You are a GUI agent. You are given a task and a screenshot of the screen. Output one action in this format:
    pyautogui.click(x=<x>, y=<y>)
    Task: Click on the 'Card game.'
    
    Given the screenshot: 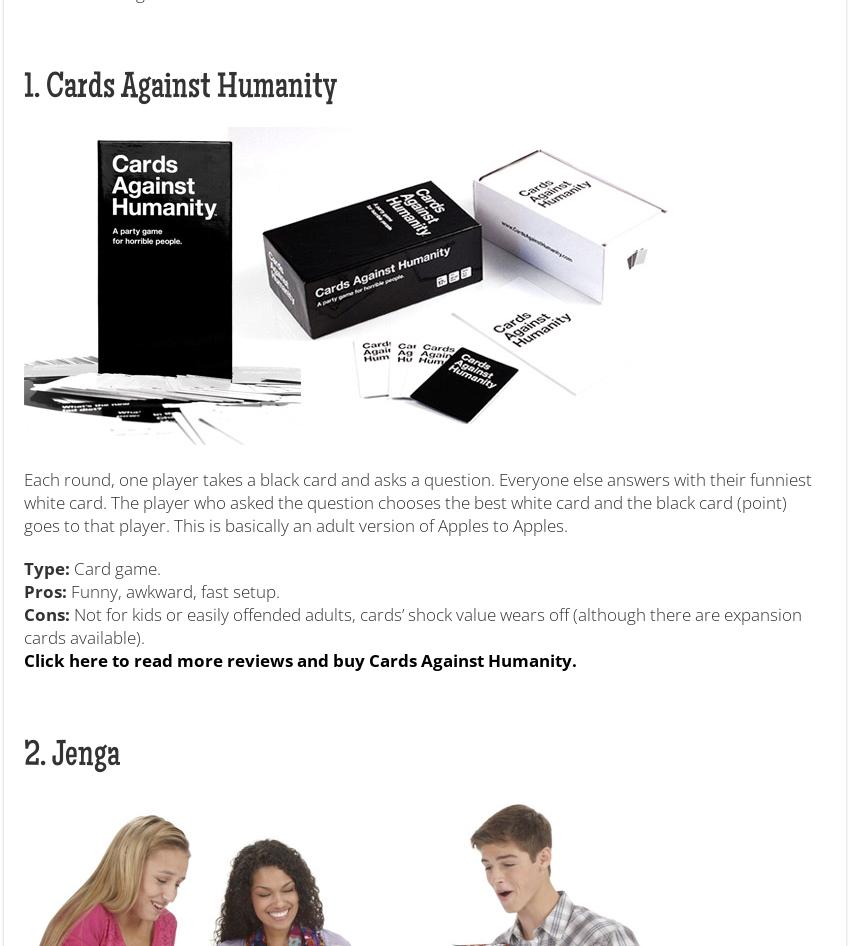 What is the action you would take?
    pyautogui.click(x=70, y=566)
    